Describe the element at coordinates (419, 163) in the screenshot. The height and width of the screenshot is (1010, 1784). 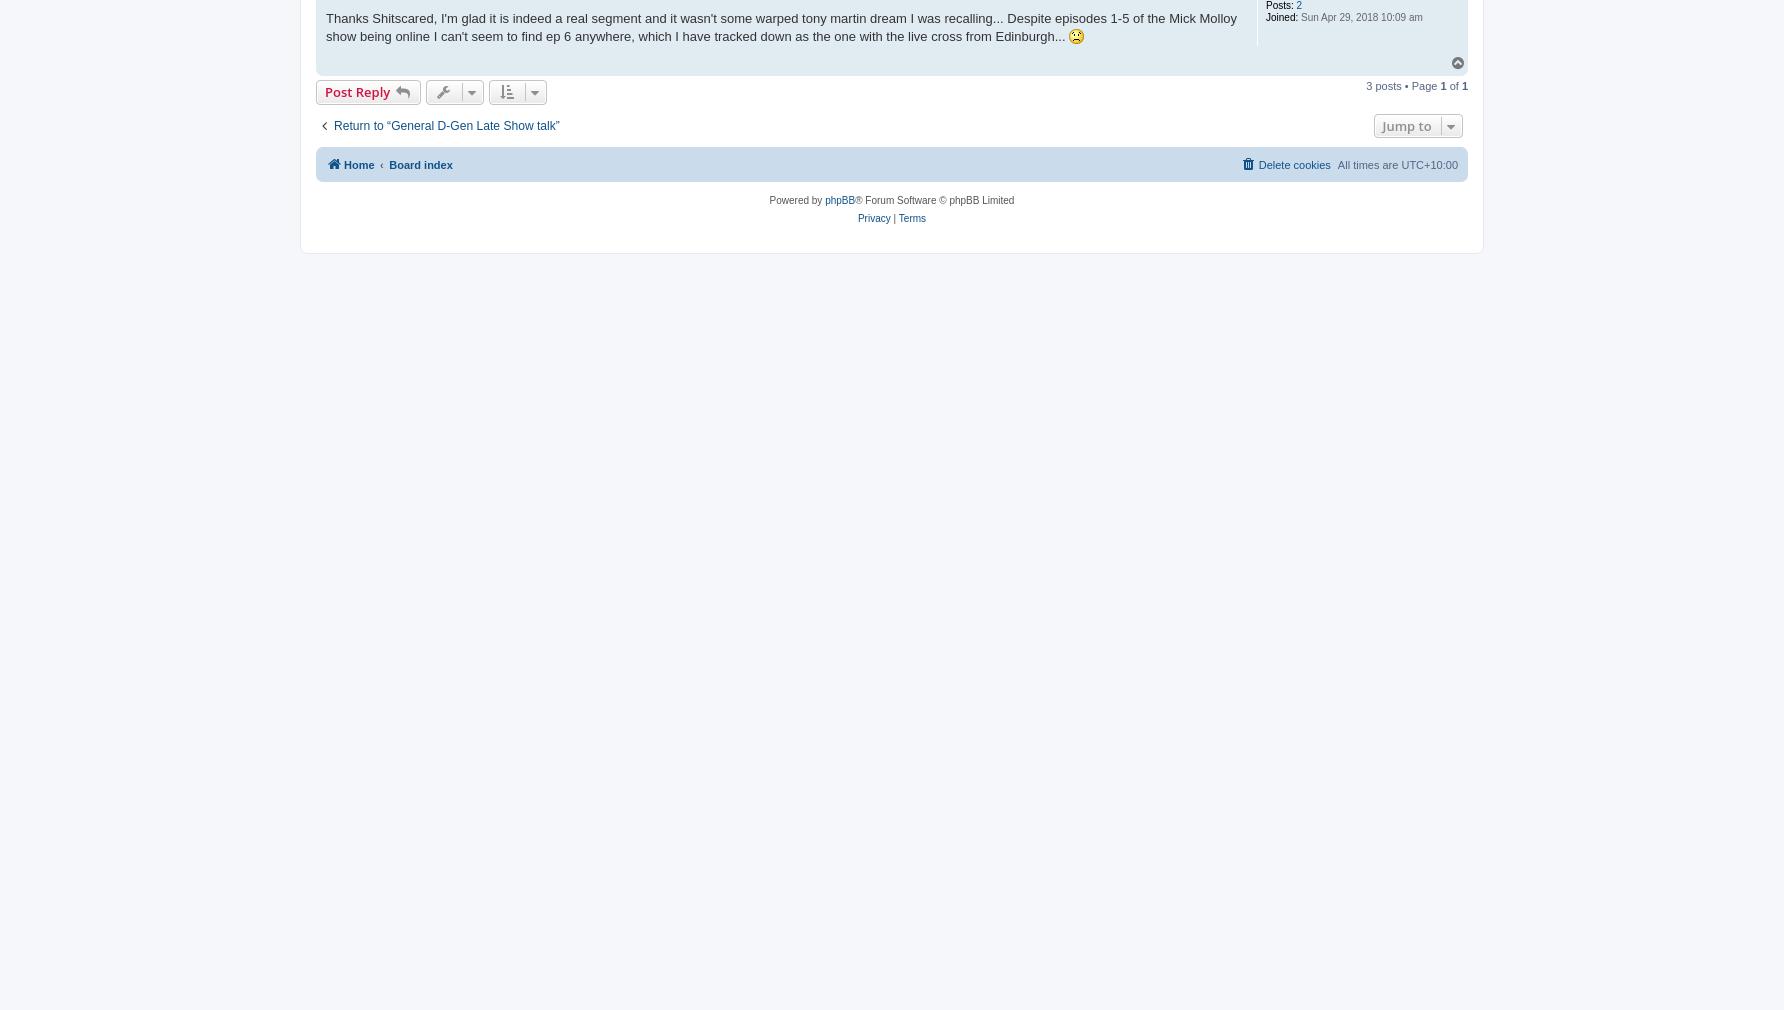
I see `'Board index'` at that location.